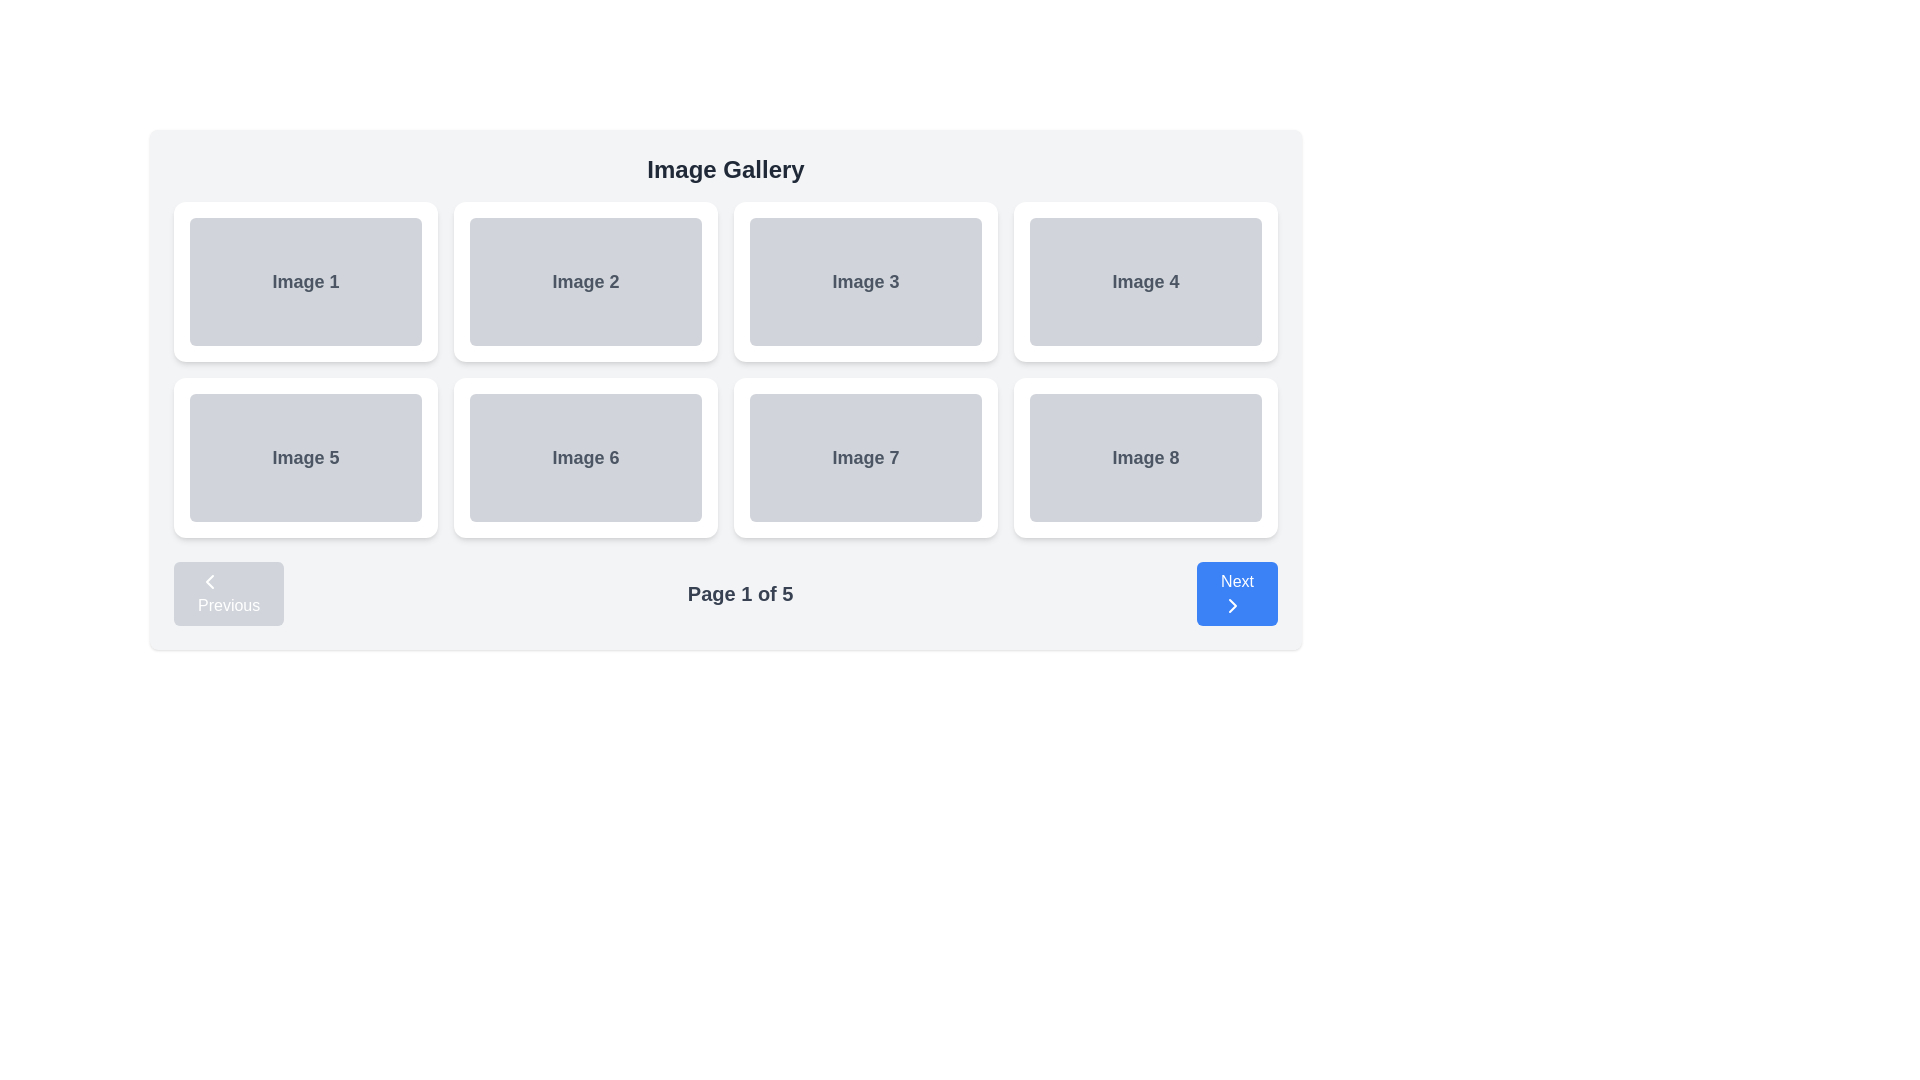  I want to click on the text label displaying 'Image 7' in a bold, large font style, located in the second row of the grid layout, to the left of 'Image 8', so click(865, 458).